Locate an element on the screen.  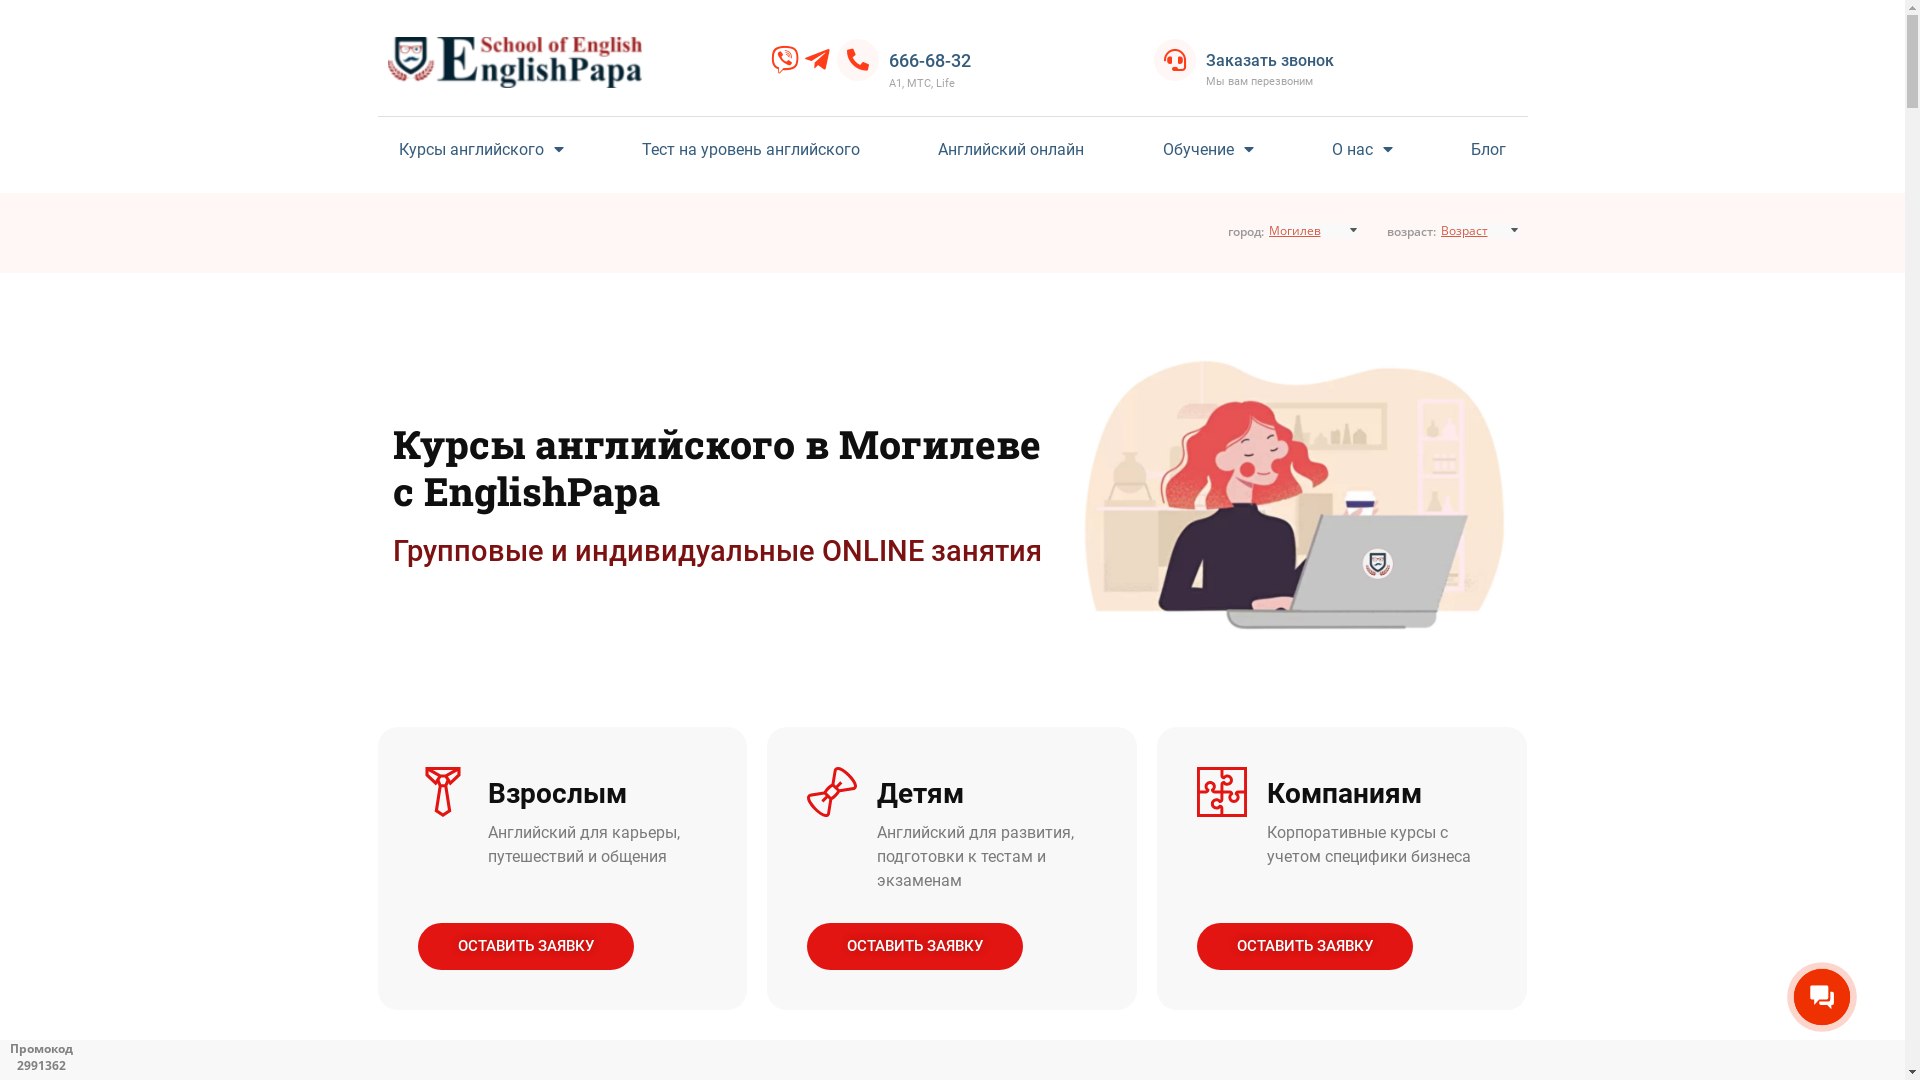
'666-68-32' is located at coordinates (929, 59).